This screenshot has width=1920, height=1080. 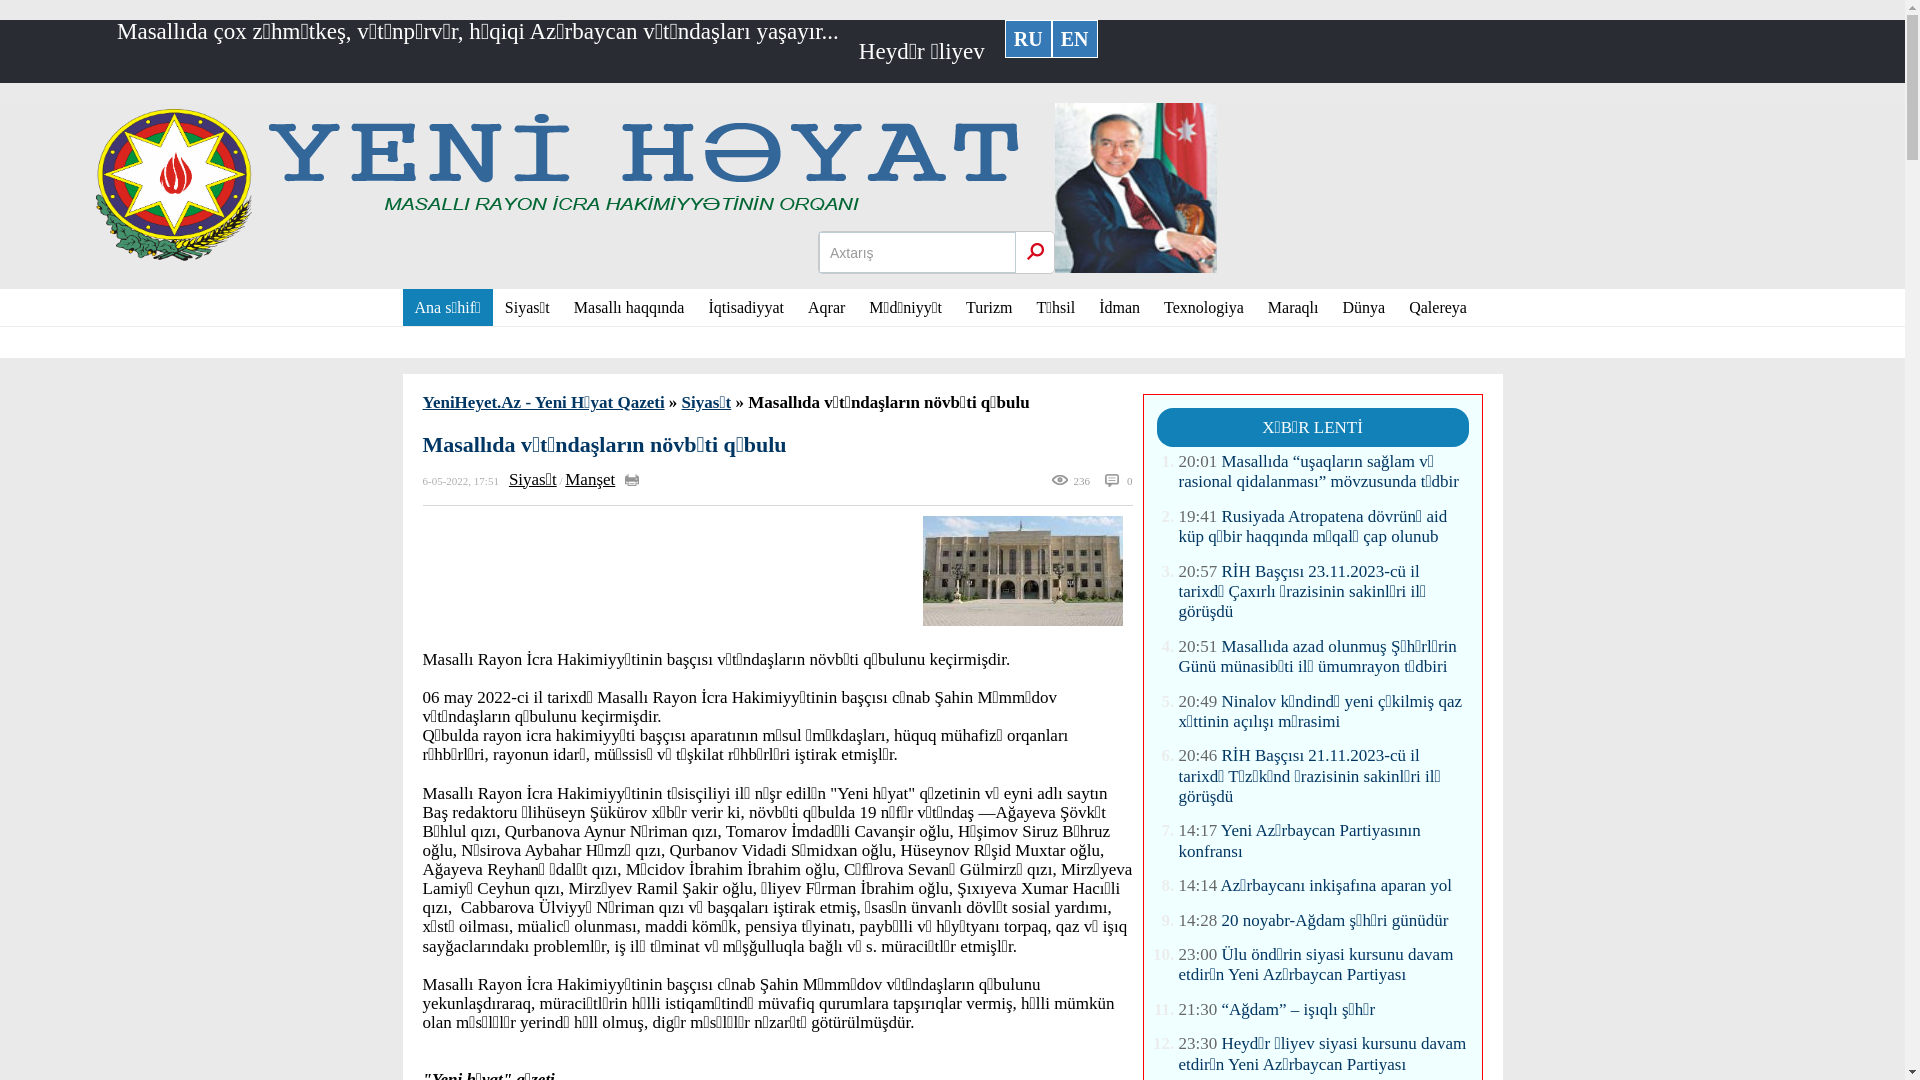 What do you see at coordinates (1074, 38) in the screenshot?
I see `'EN'` at bounding box center [1074, 38].